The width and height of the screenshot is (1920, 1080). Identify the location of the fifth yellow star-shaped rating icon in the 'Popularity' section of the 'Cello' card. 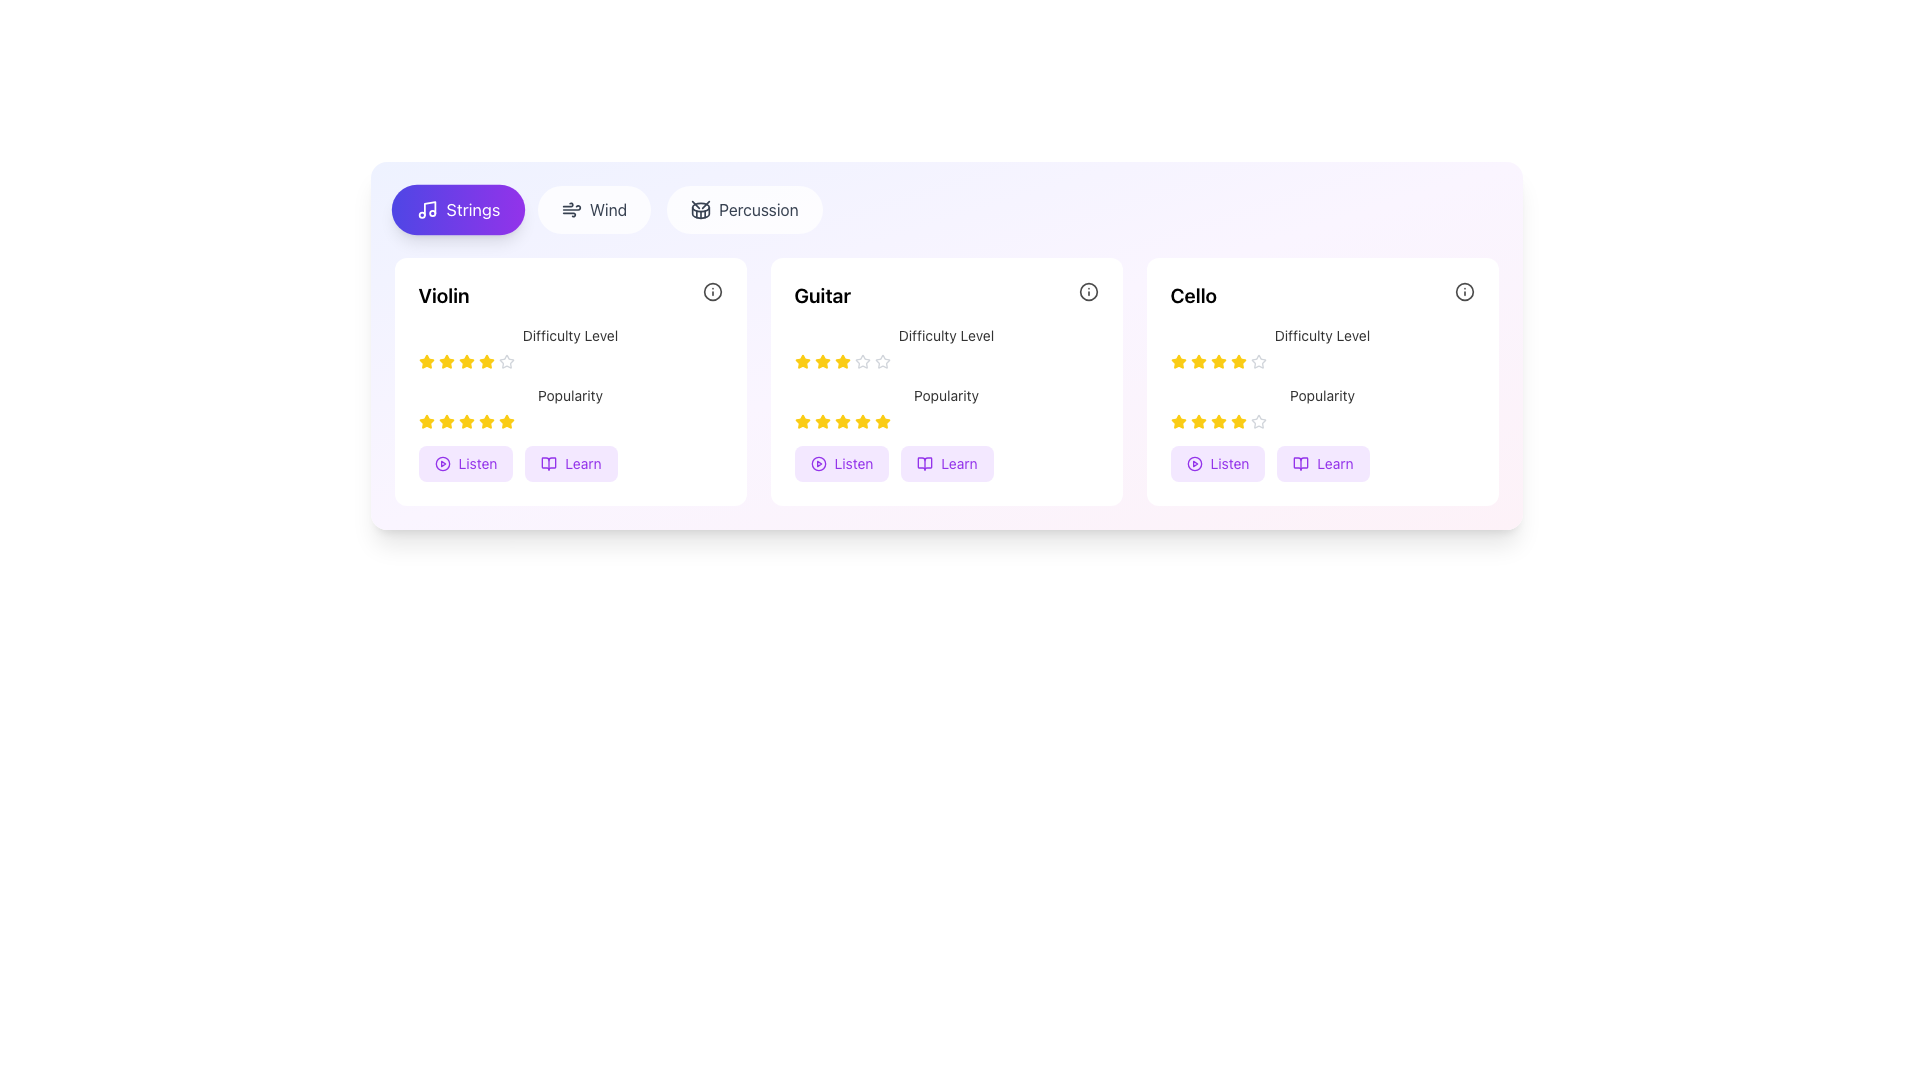
(1237, 420).